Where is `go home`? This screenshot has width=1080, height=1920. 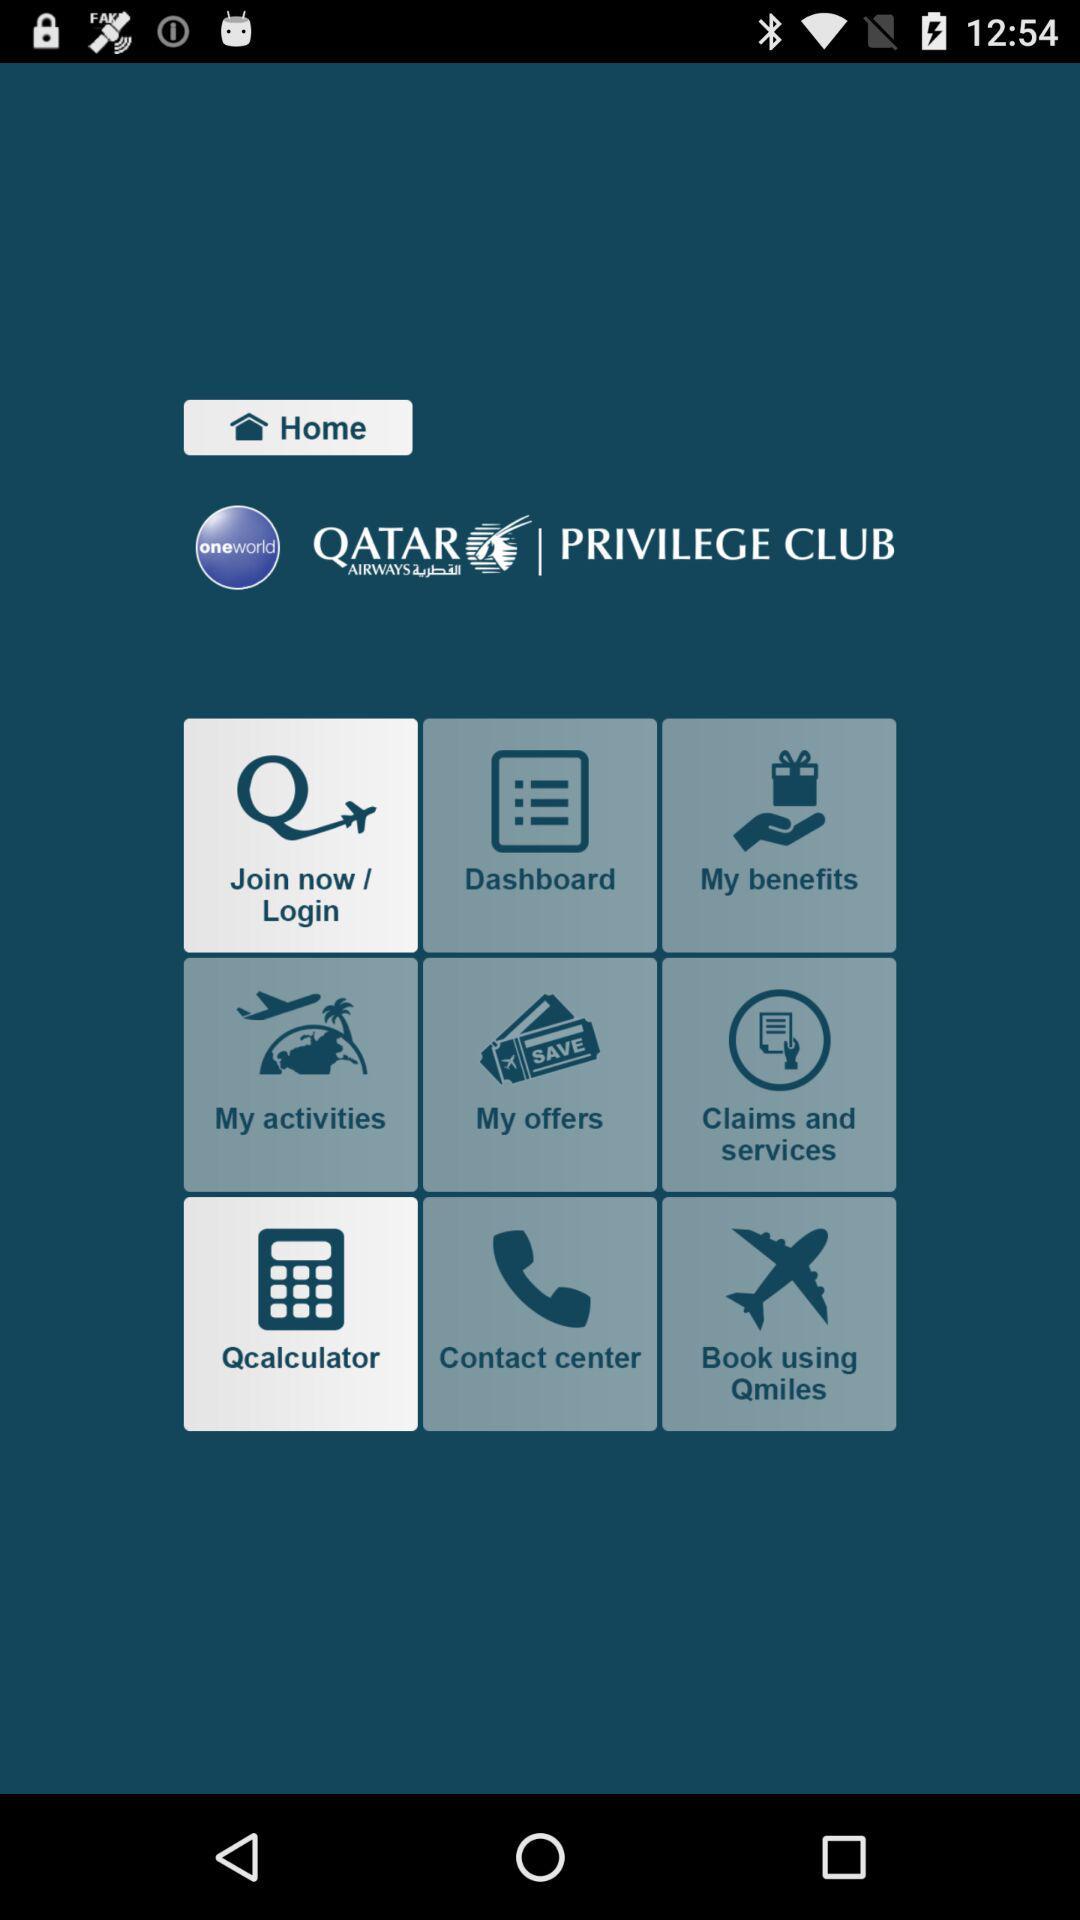
go home is located at coordinates (298, 426).